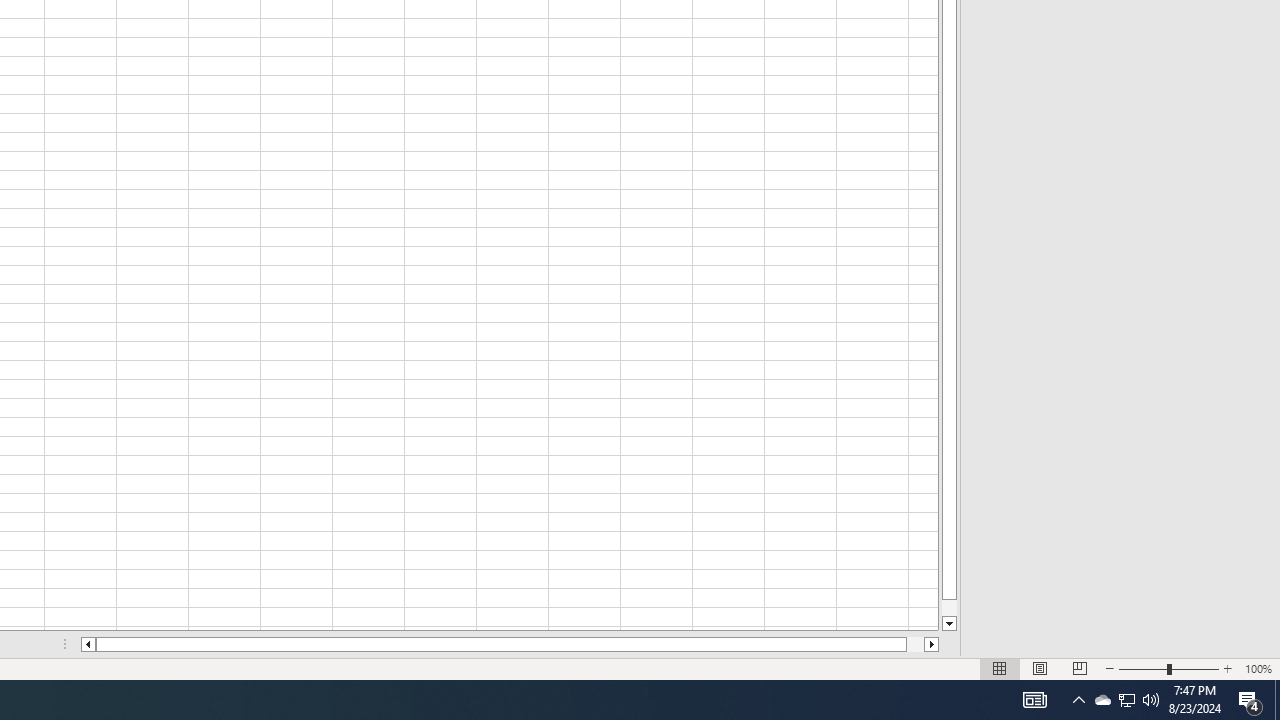 This screenshot has height=720, width=1280. I want to click on 'Normal', so click(1000, 669).